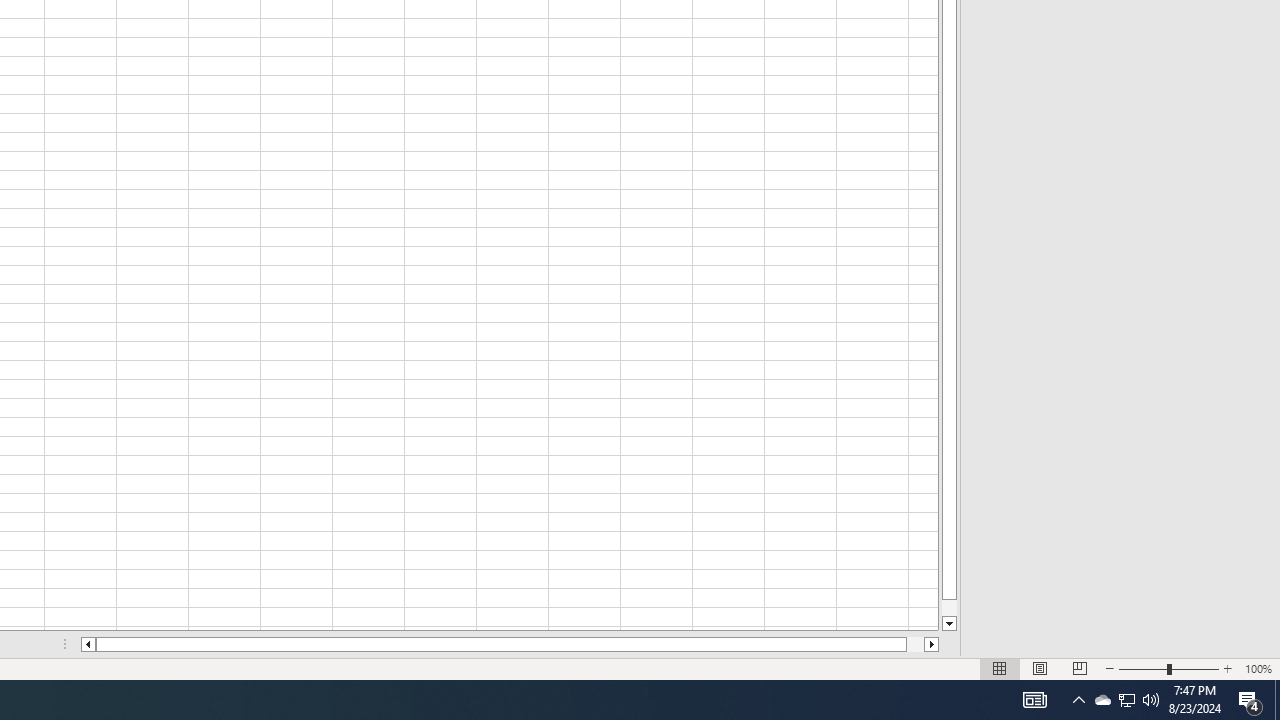 This screenshot has height=720, width=1280. I want to click on 'Normal', so click(1000, 669).